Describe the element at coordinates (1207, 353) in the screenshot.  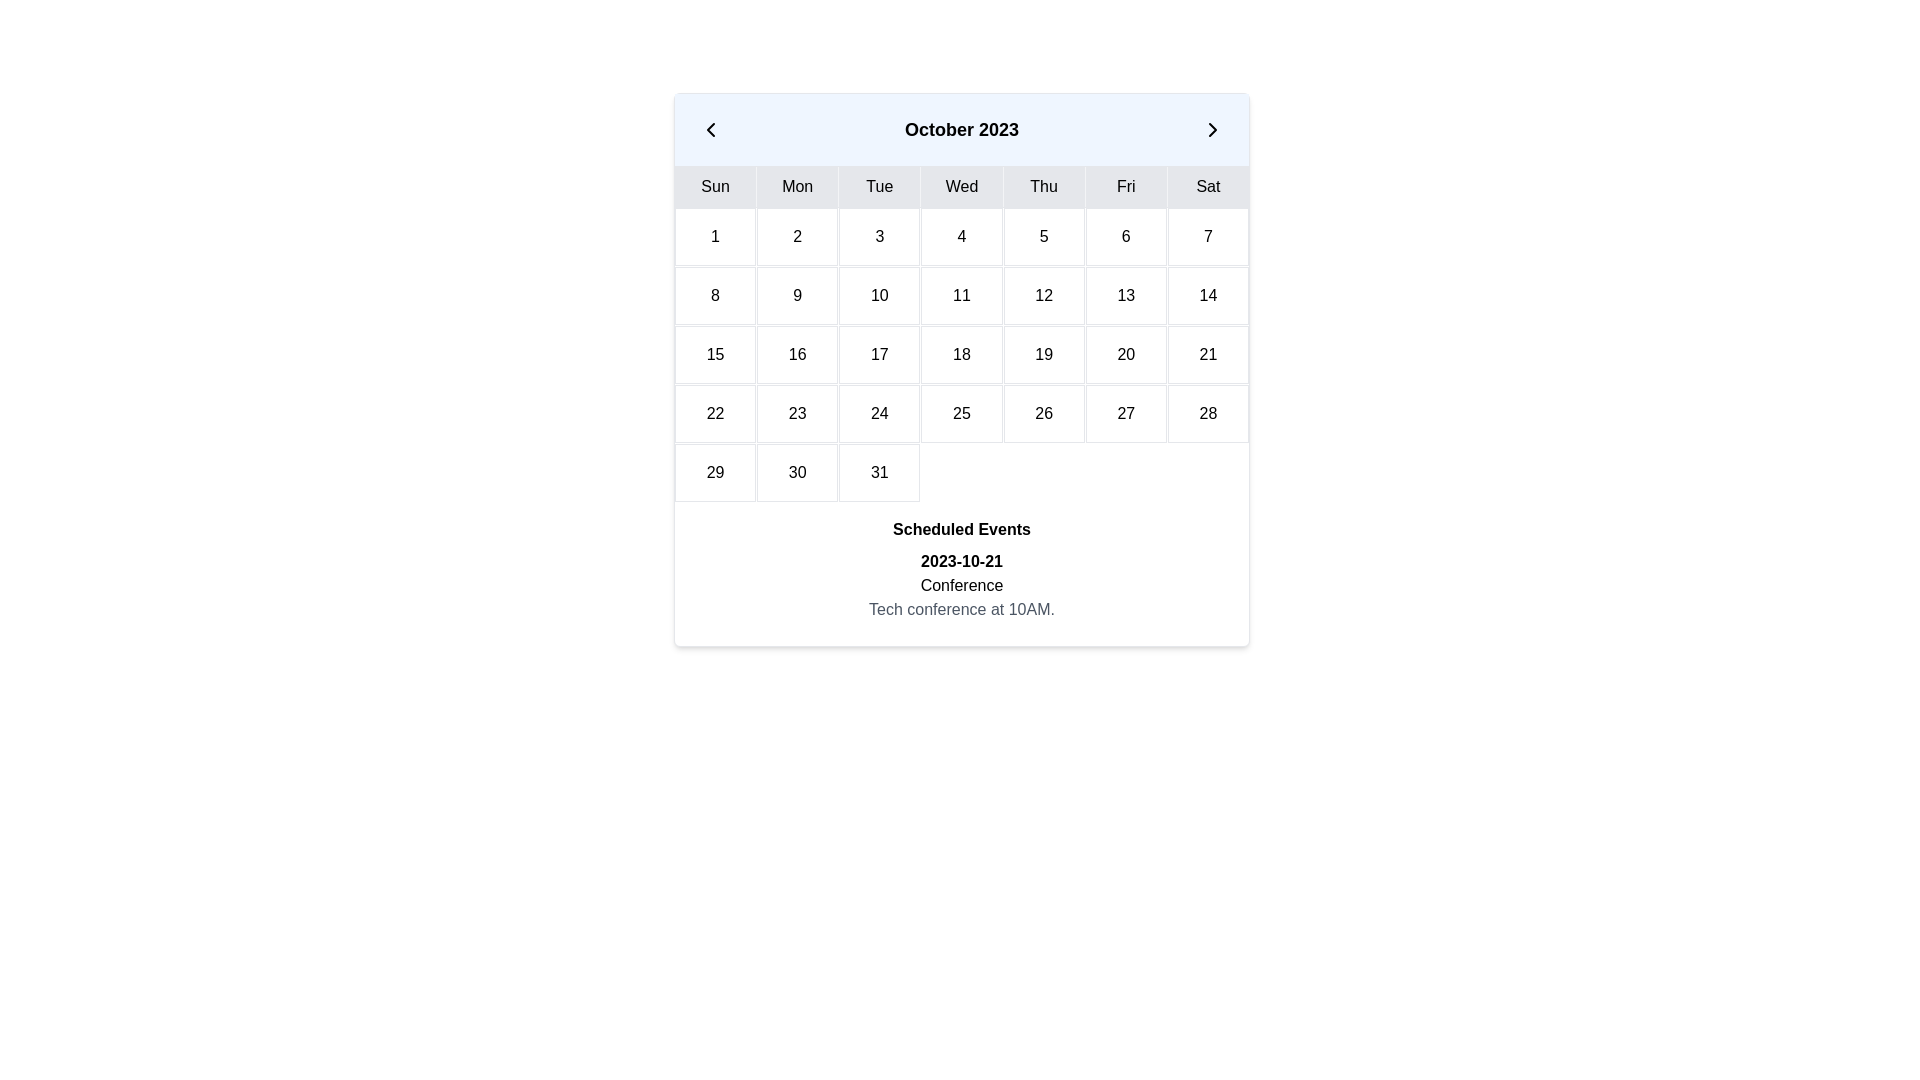
I see `the Calendar Day Cell representing the date '21' in the monthly view` at that location.